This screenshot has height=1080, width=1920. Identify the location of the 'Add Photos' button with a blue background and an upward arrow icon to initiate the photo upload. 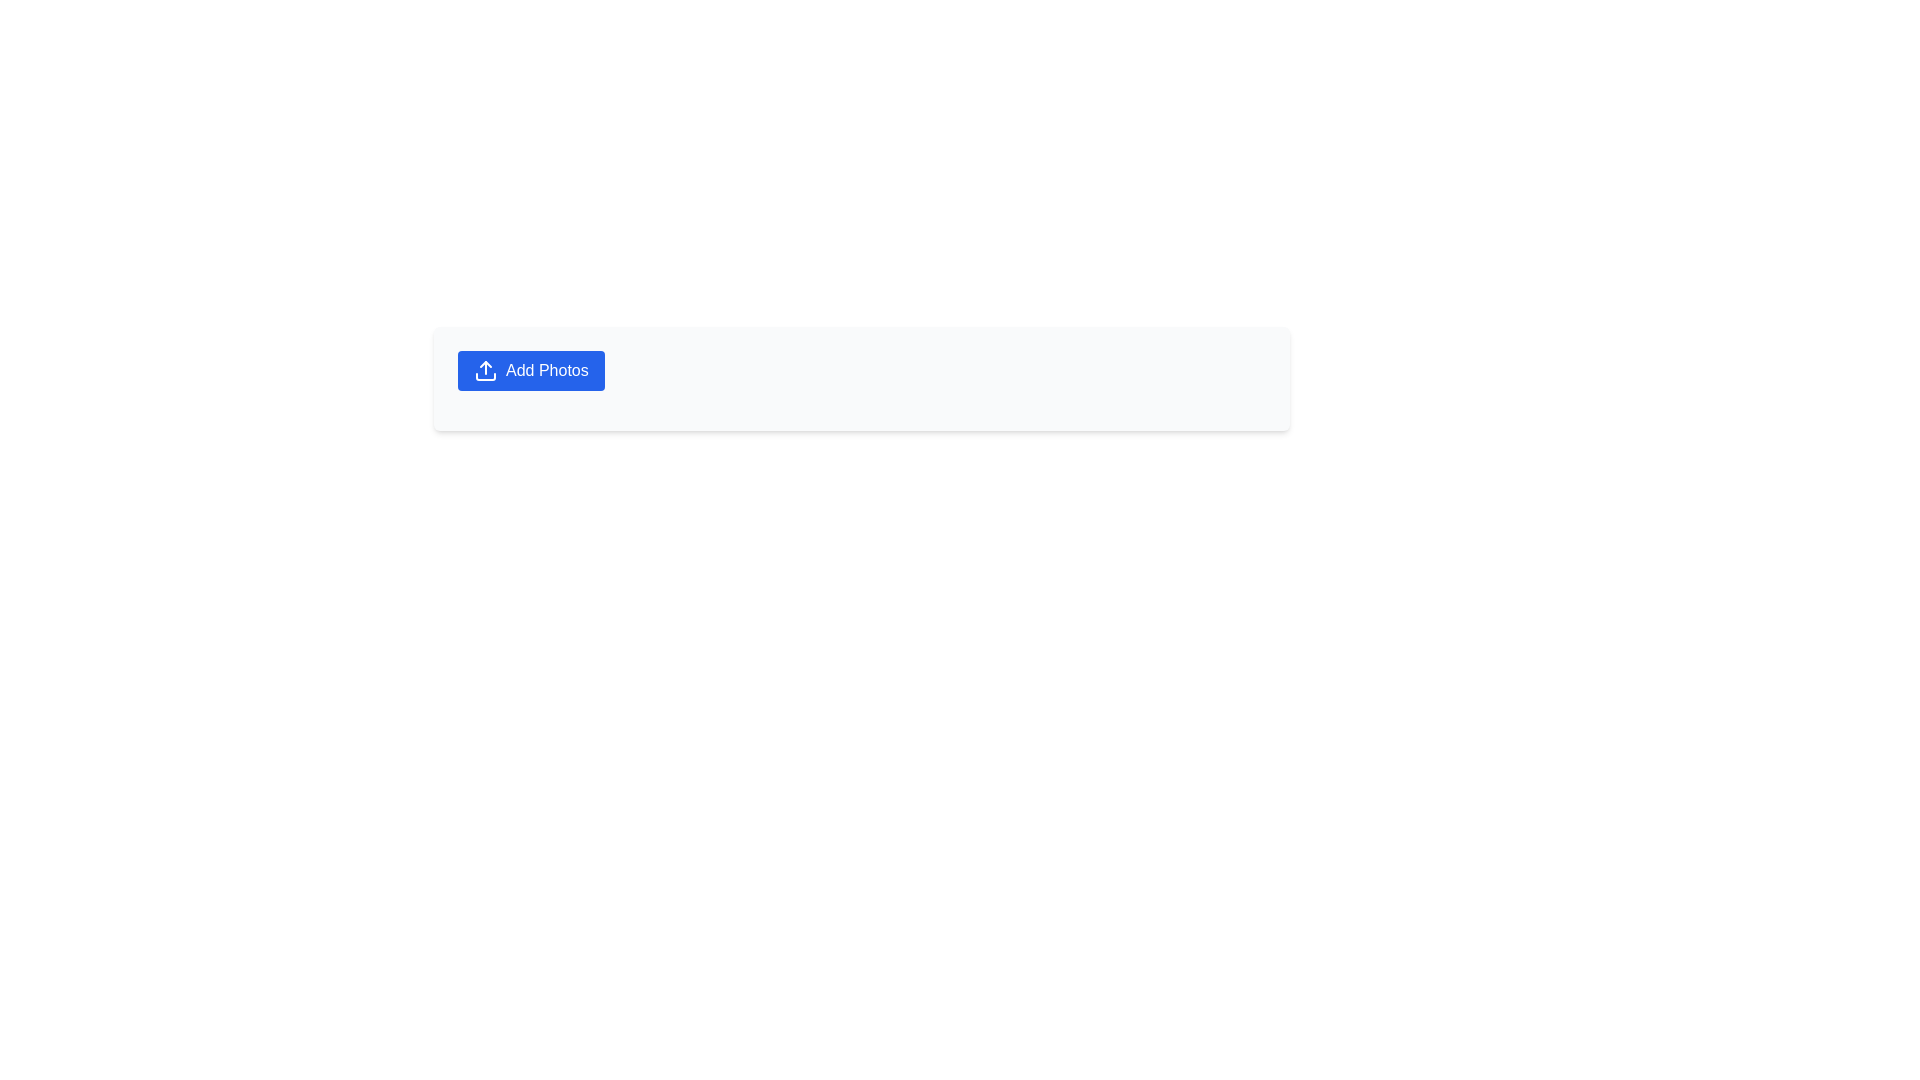
(531, 370).